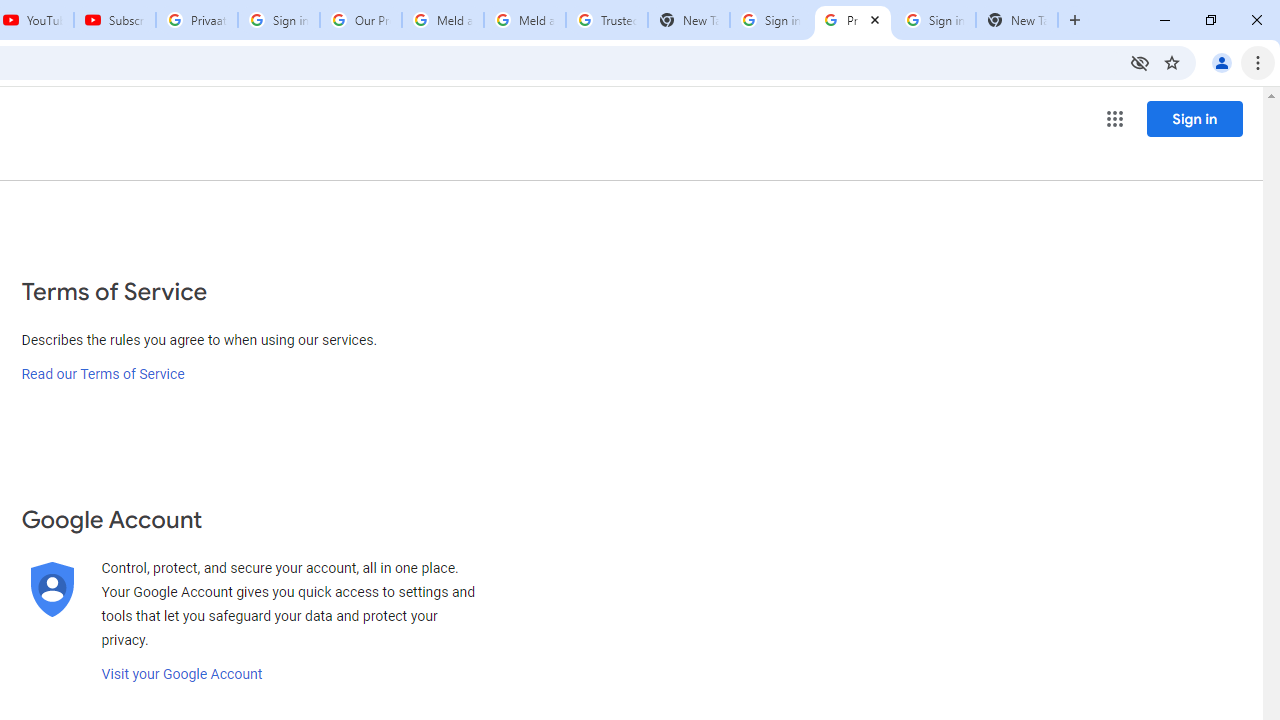 Image resolution: width=1280 pixels, height=720 pixels. I want to click on 'Close', so click(875, 19).